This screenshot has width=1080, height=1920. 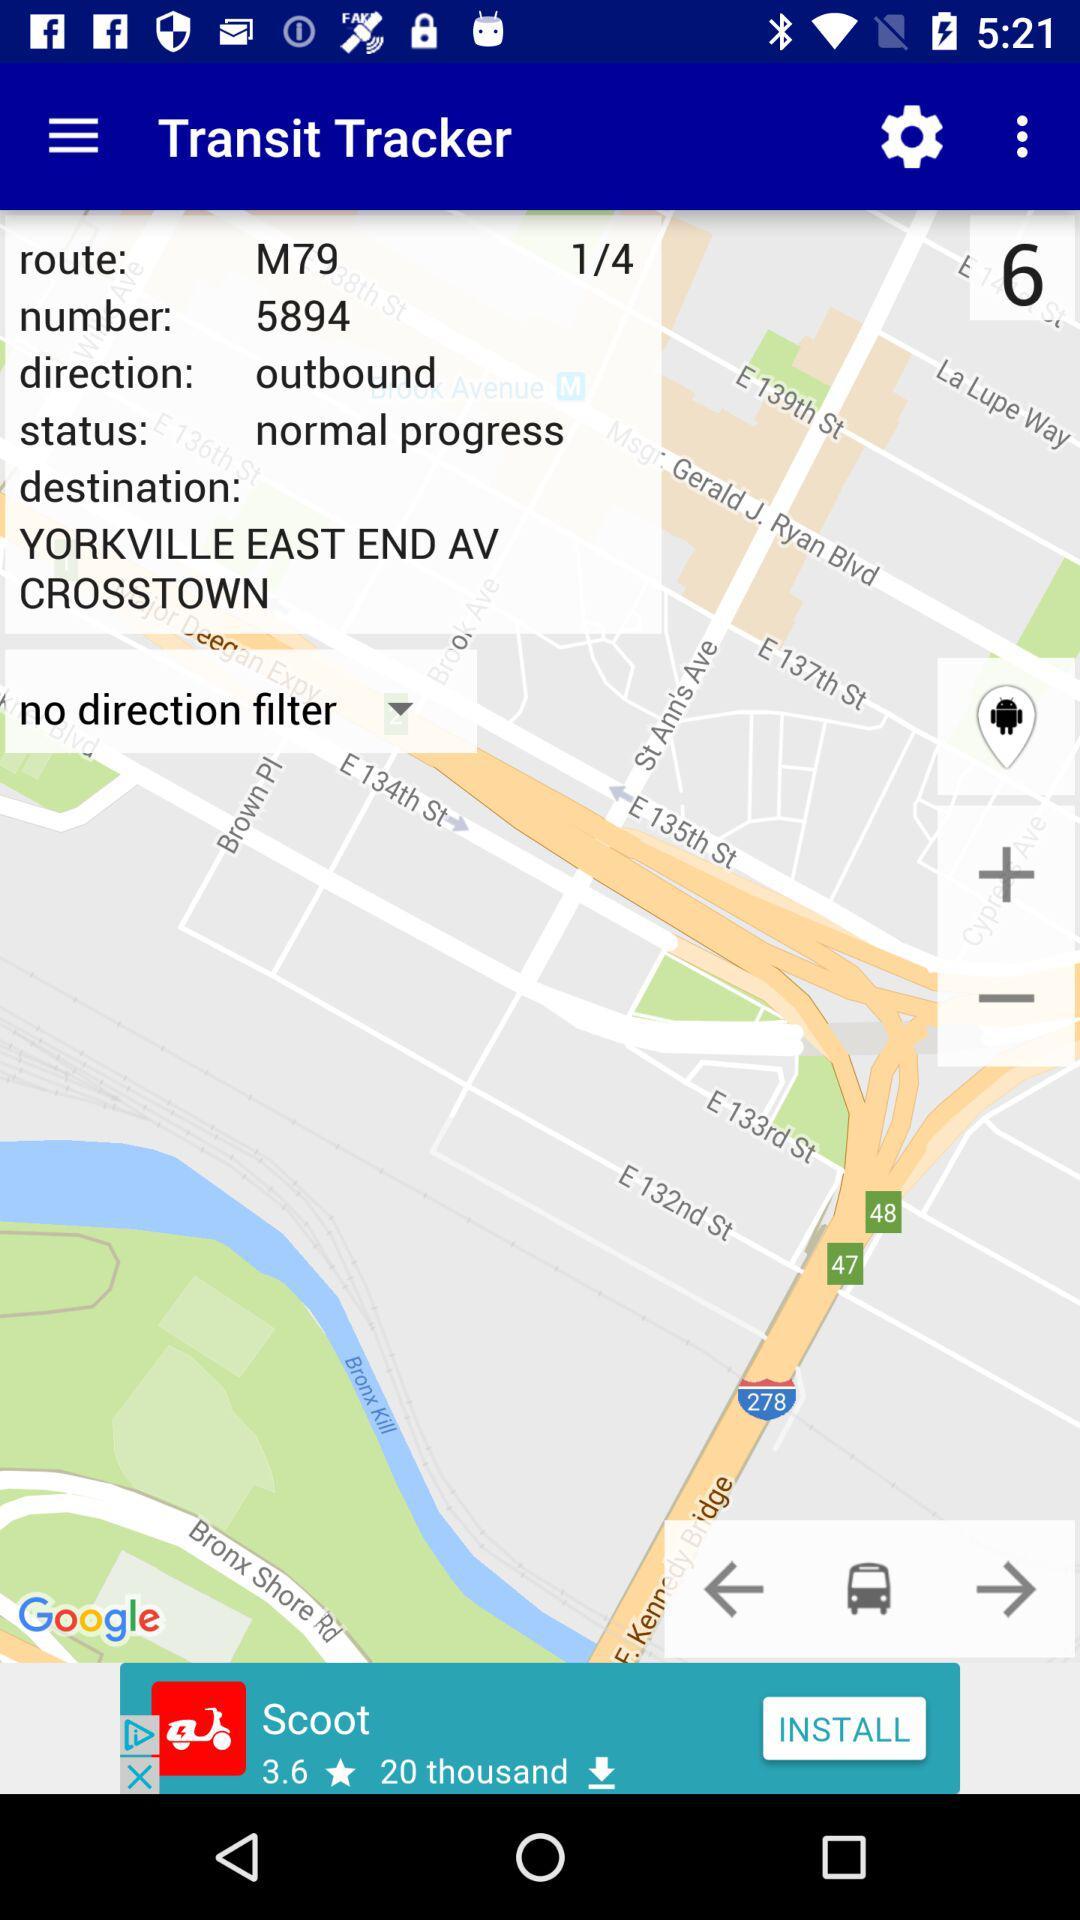 What do you see at coordinates (540, 1727) in the screenshot?
I see `open advertisement` at bounding box center [540, 1727].